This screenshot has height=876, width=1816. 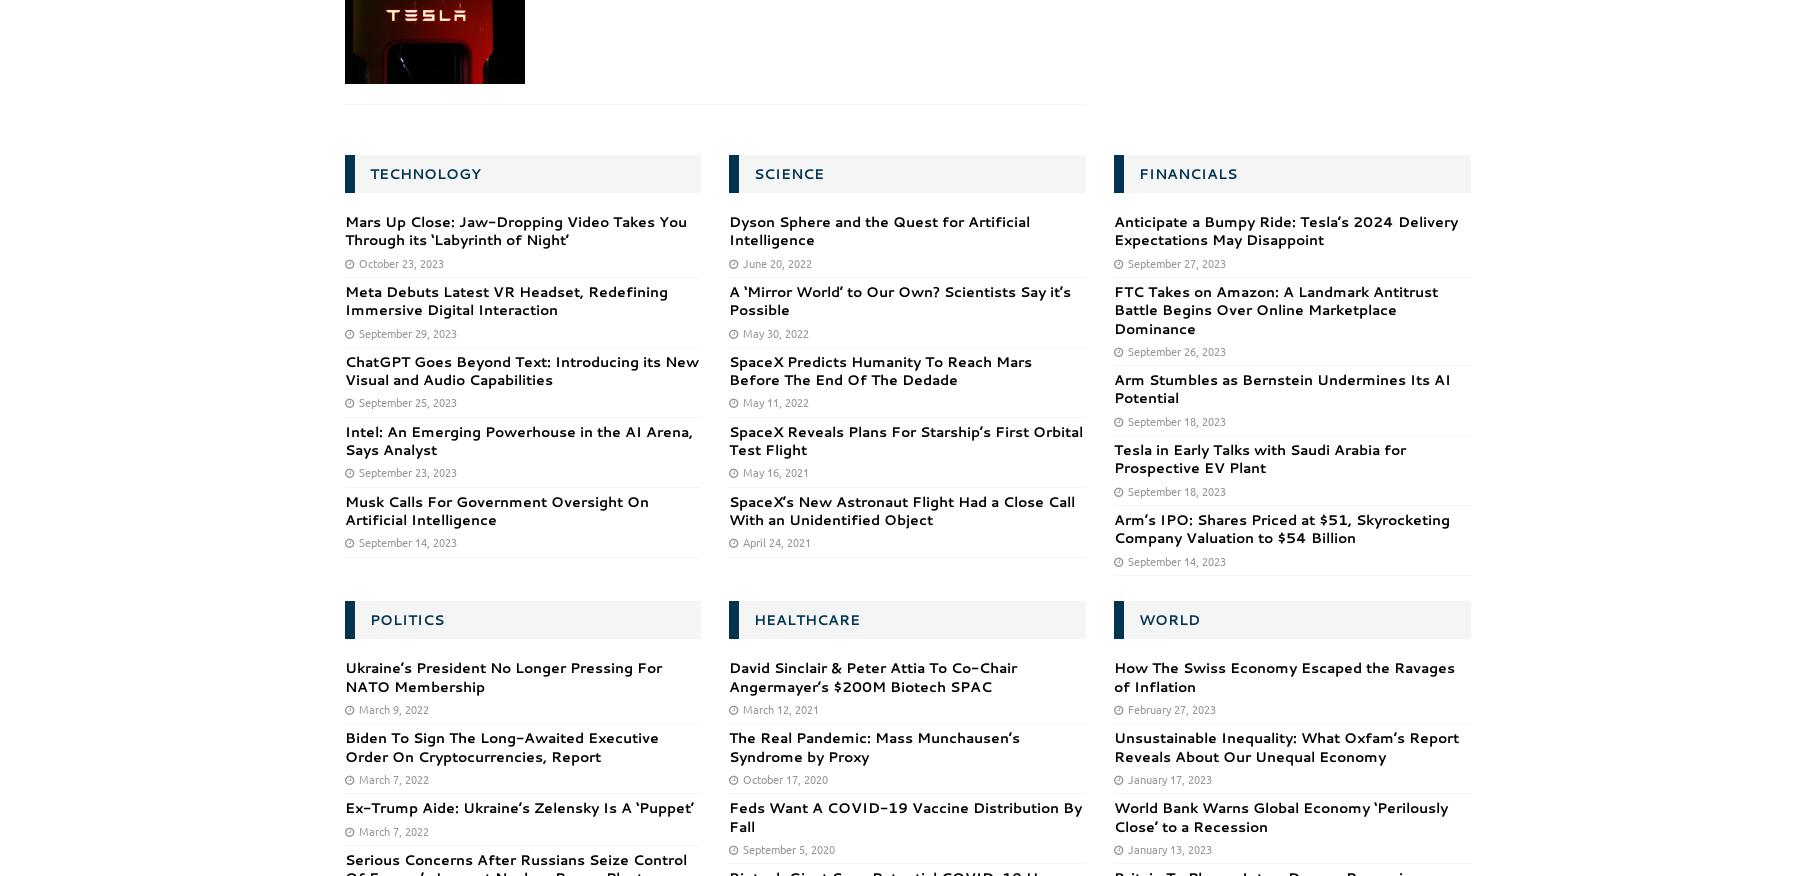 I want to click on 'March 12, 2021', so click(x=780, y=706).